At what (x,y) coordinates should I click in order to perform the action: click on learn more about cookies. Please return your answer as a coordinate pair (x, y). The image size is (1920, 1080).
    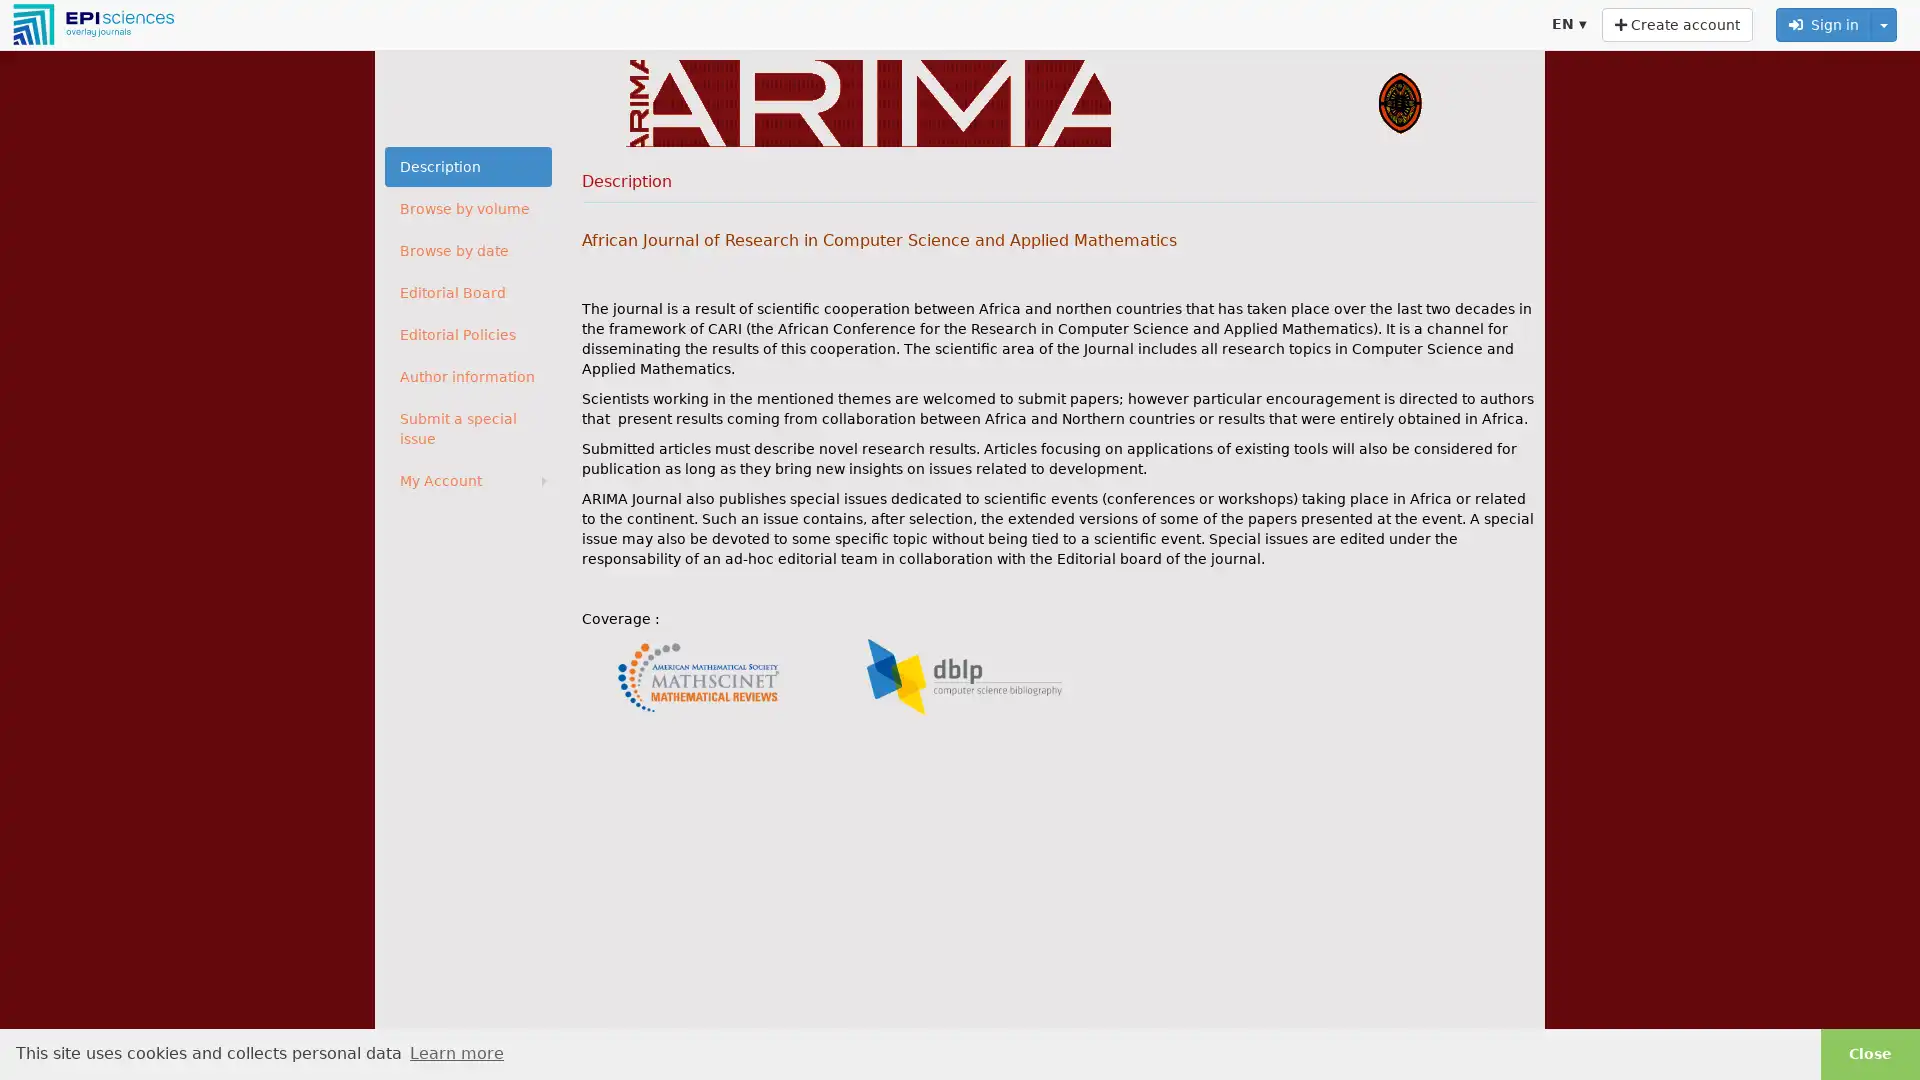
    Looking at the image, I should click on (455, 1052).